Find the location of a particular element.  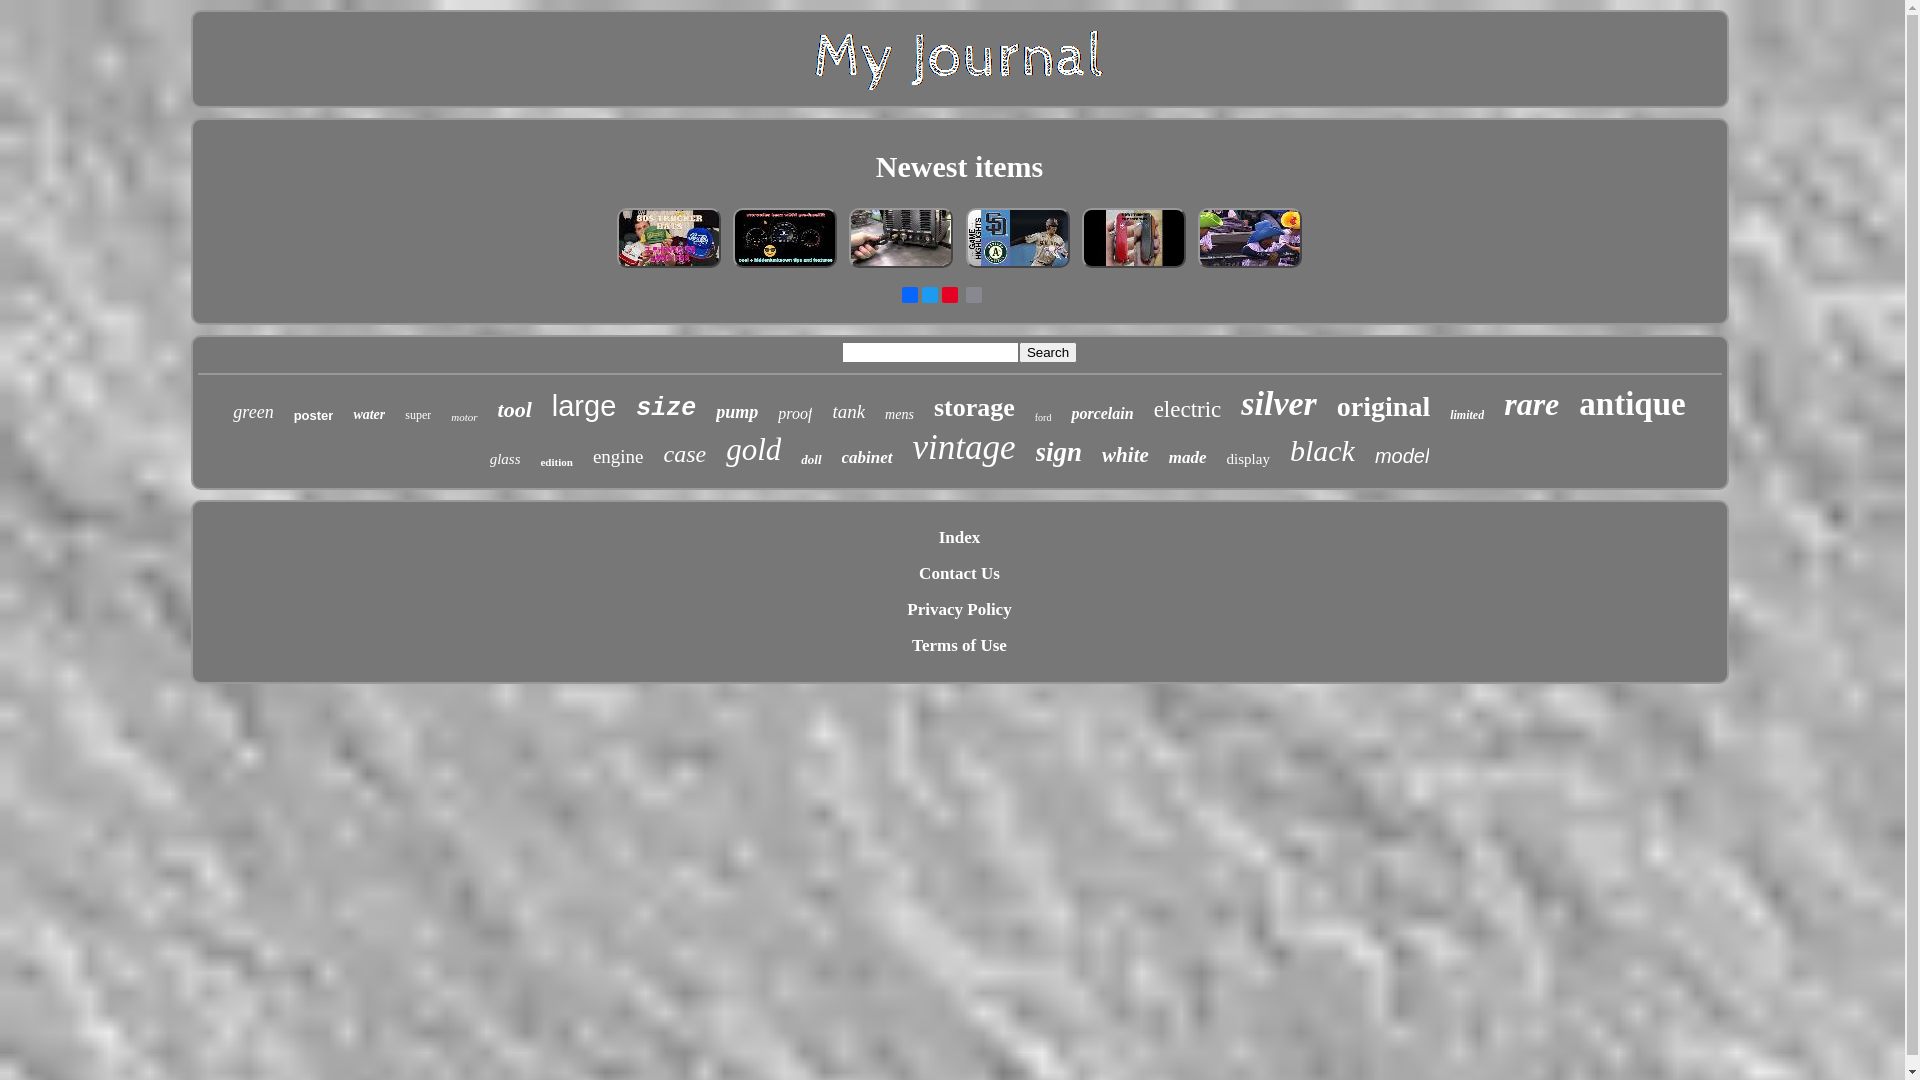

'display' is located at coordinates (1247, 459).